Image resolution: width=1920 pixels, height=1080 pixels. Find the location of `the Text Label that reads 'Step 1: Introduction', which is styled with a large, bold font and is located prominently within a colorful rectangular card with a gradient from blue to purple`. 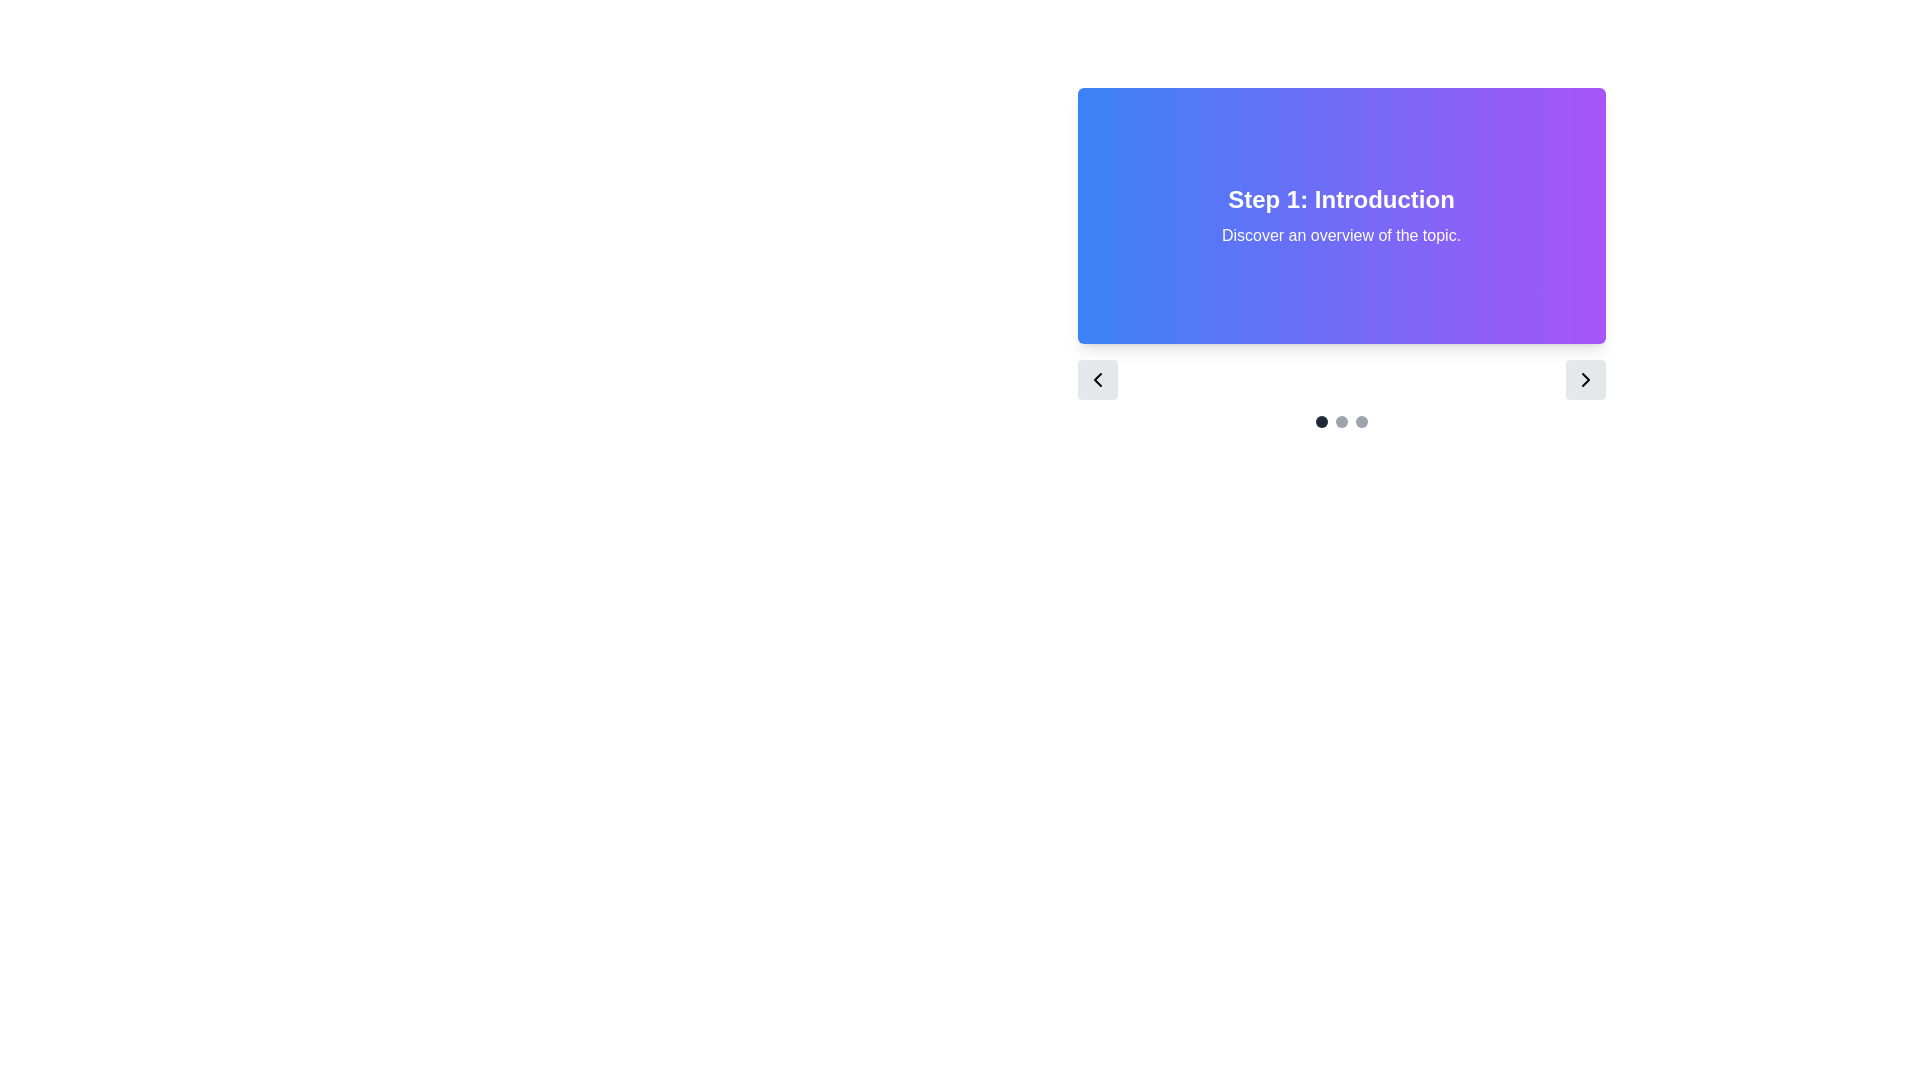

the Text Label that reads 'Step 1: Introduction', which is styled with a large, bold font and is located prominently within a colorful rectangular card with a gradient from blue to purple is located at coordinates (1341, 200).